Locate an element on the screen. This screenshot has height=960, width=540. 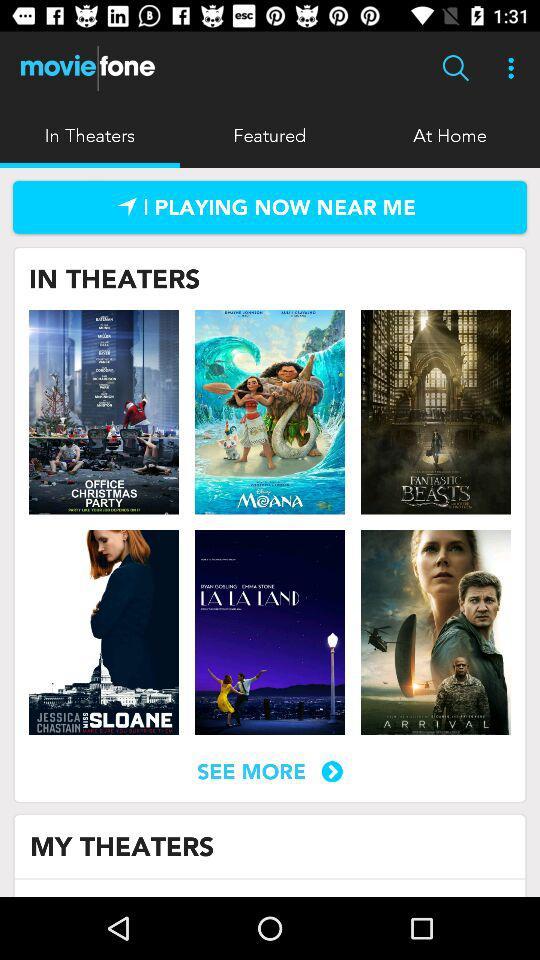
find movies near me is located at coordinates (270, 207).